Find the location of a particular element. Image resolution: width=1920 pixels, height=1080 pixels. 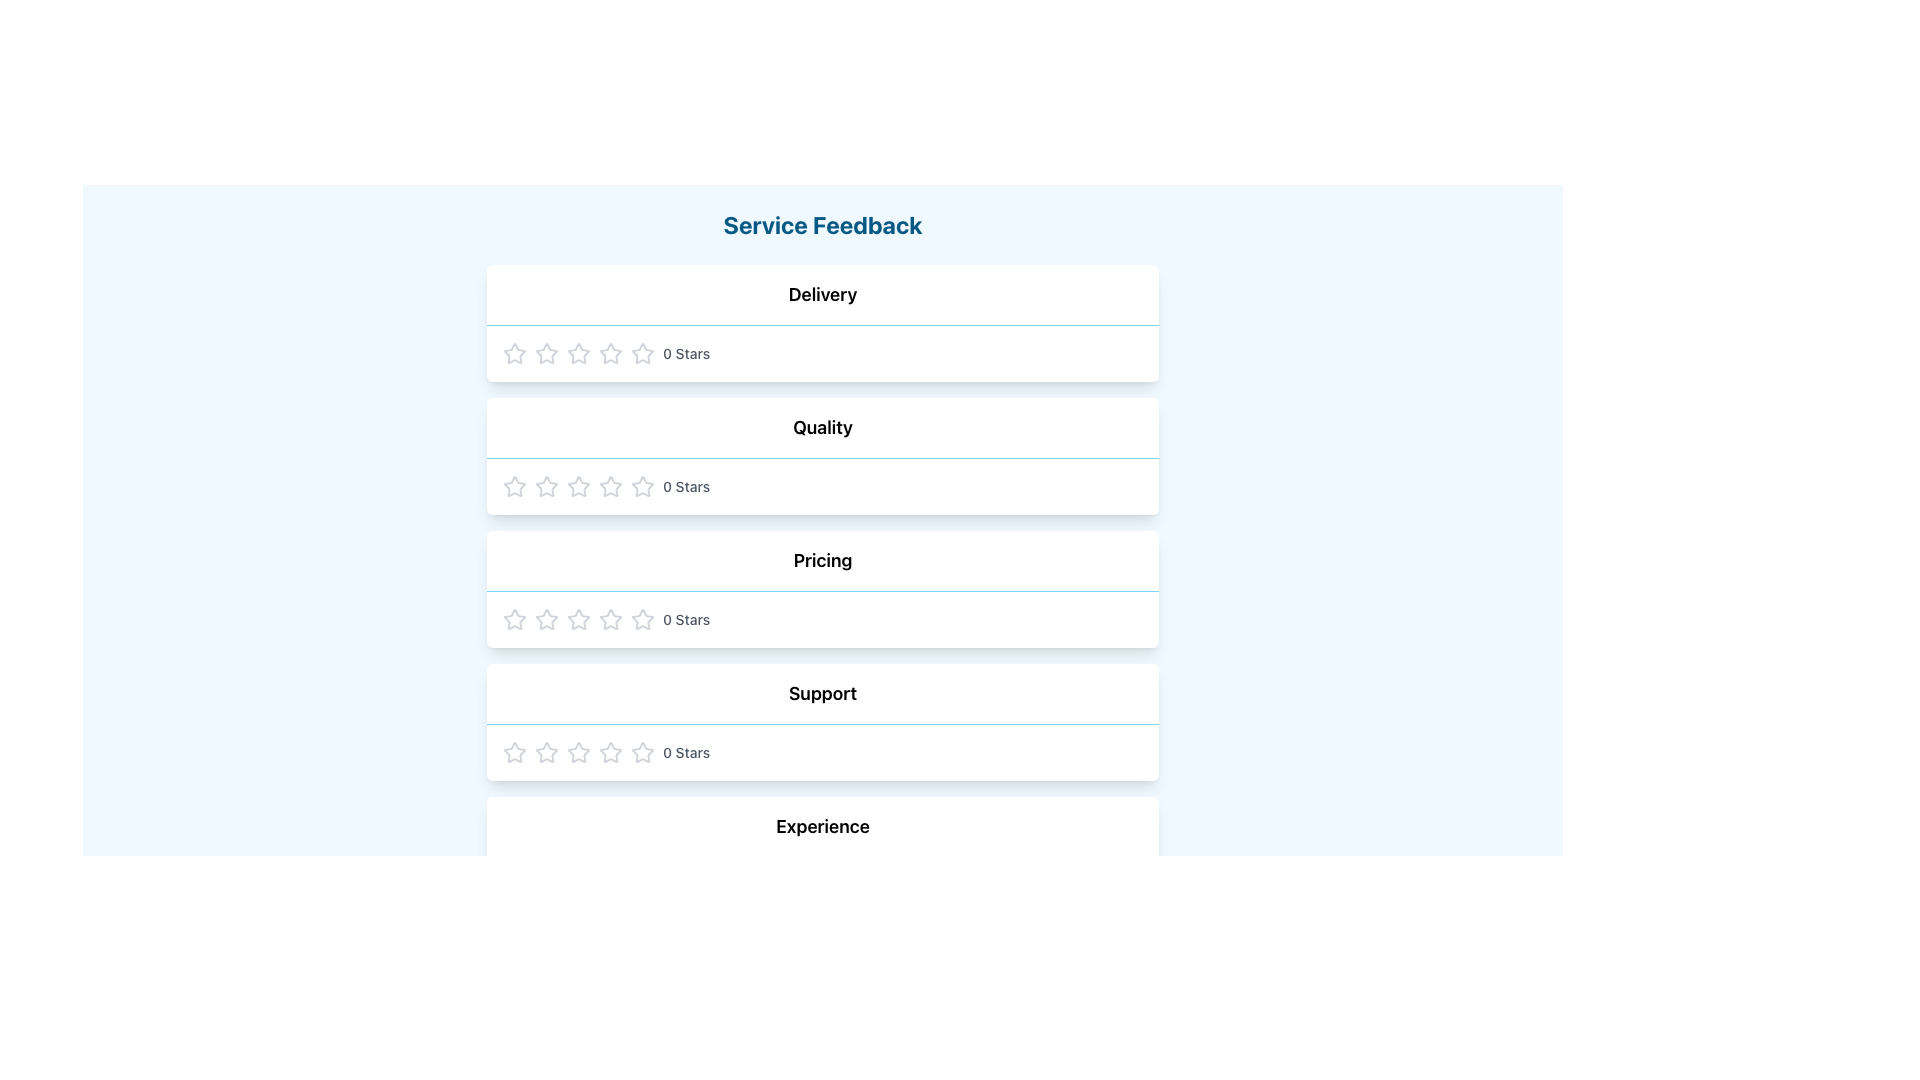

the second star in the five-star rating system under the 'Support' category is located at coordinates (547, 752).